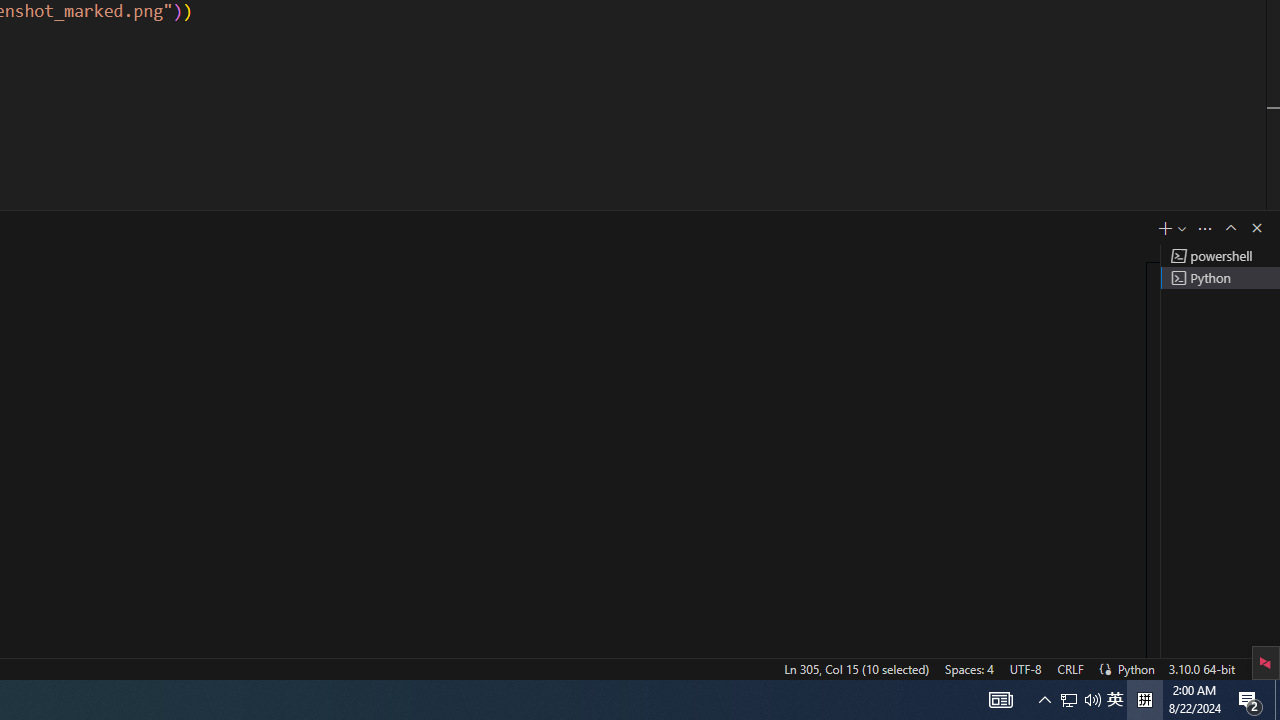  Describe the element at coordinates (1025, 668) in the screenshot. I see `'UTF-8'` at that location.